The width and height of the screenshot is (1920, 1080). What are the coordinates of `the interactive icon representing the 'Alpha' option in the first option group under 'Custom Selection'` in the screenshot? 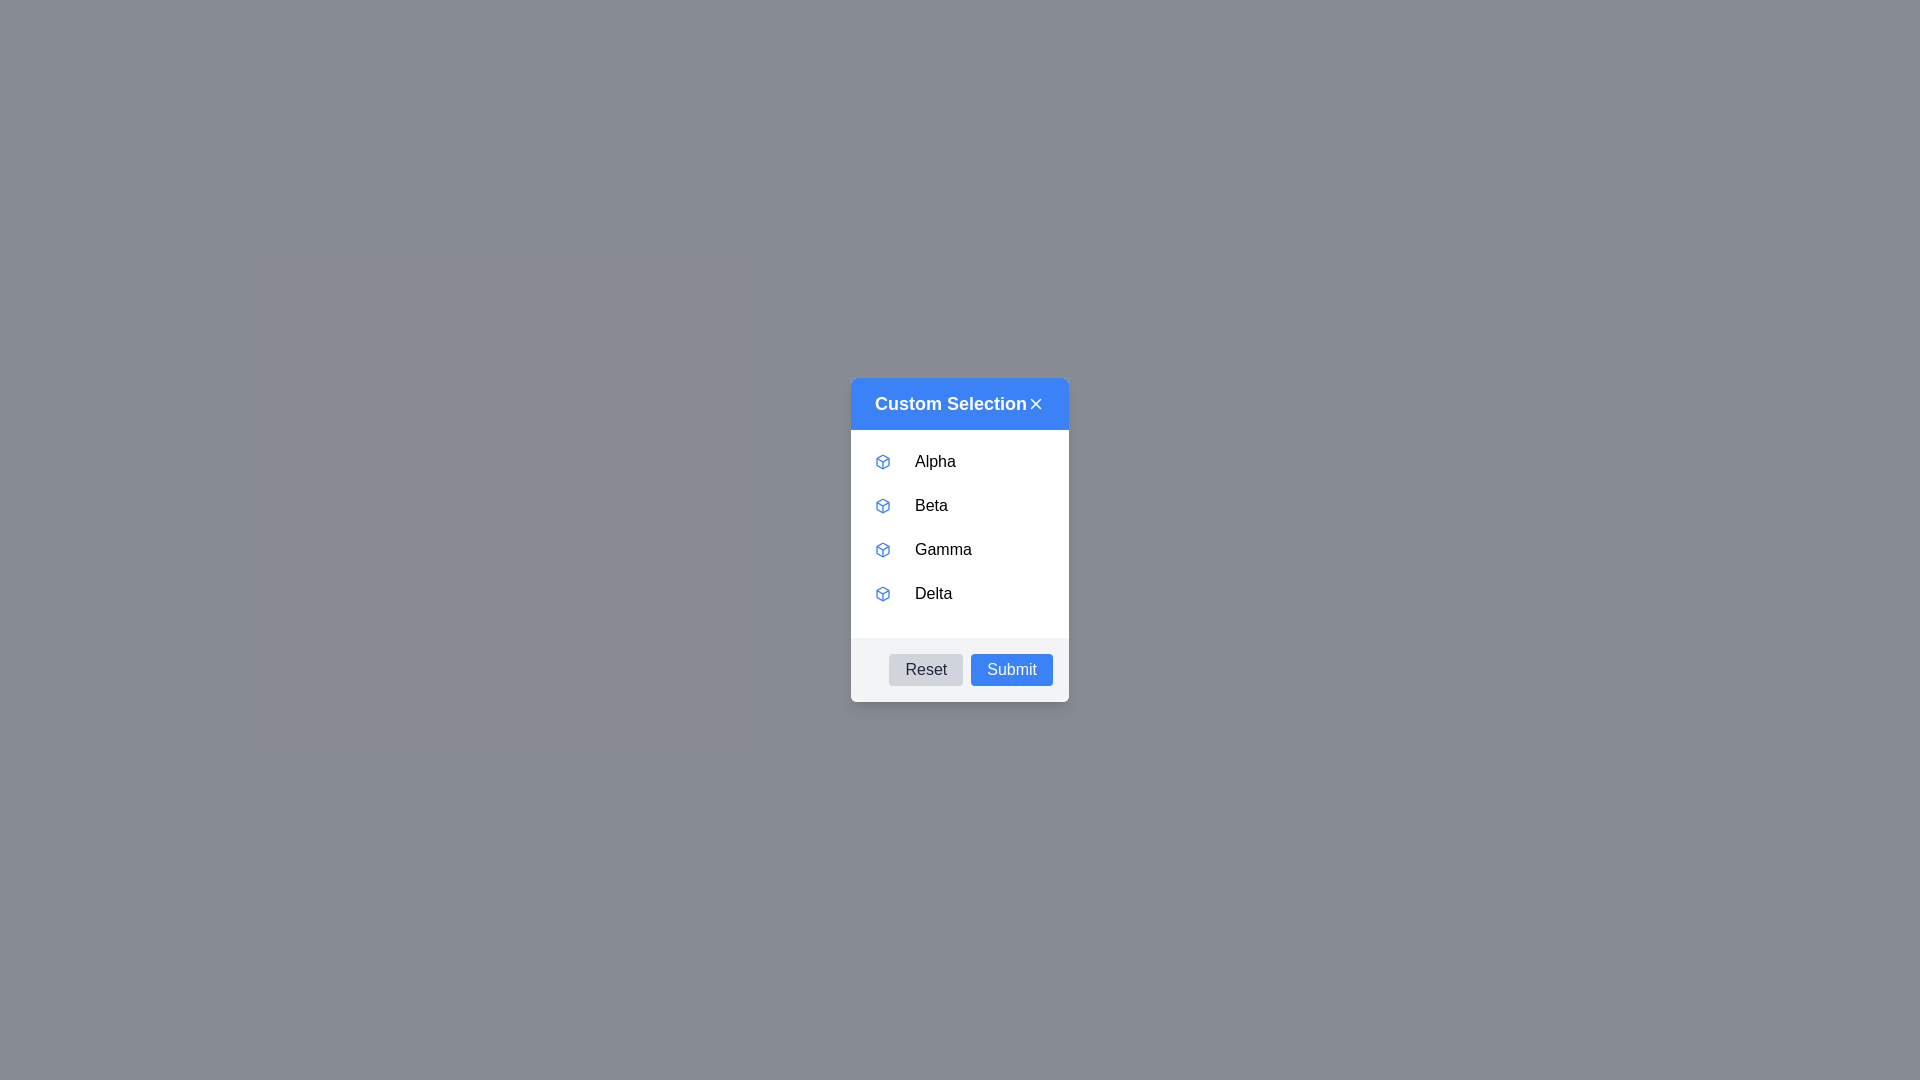 It's located at (882, 462).